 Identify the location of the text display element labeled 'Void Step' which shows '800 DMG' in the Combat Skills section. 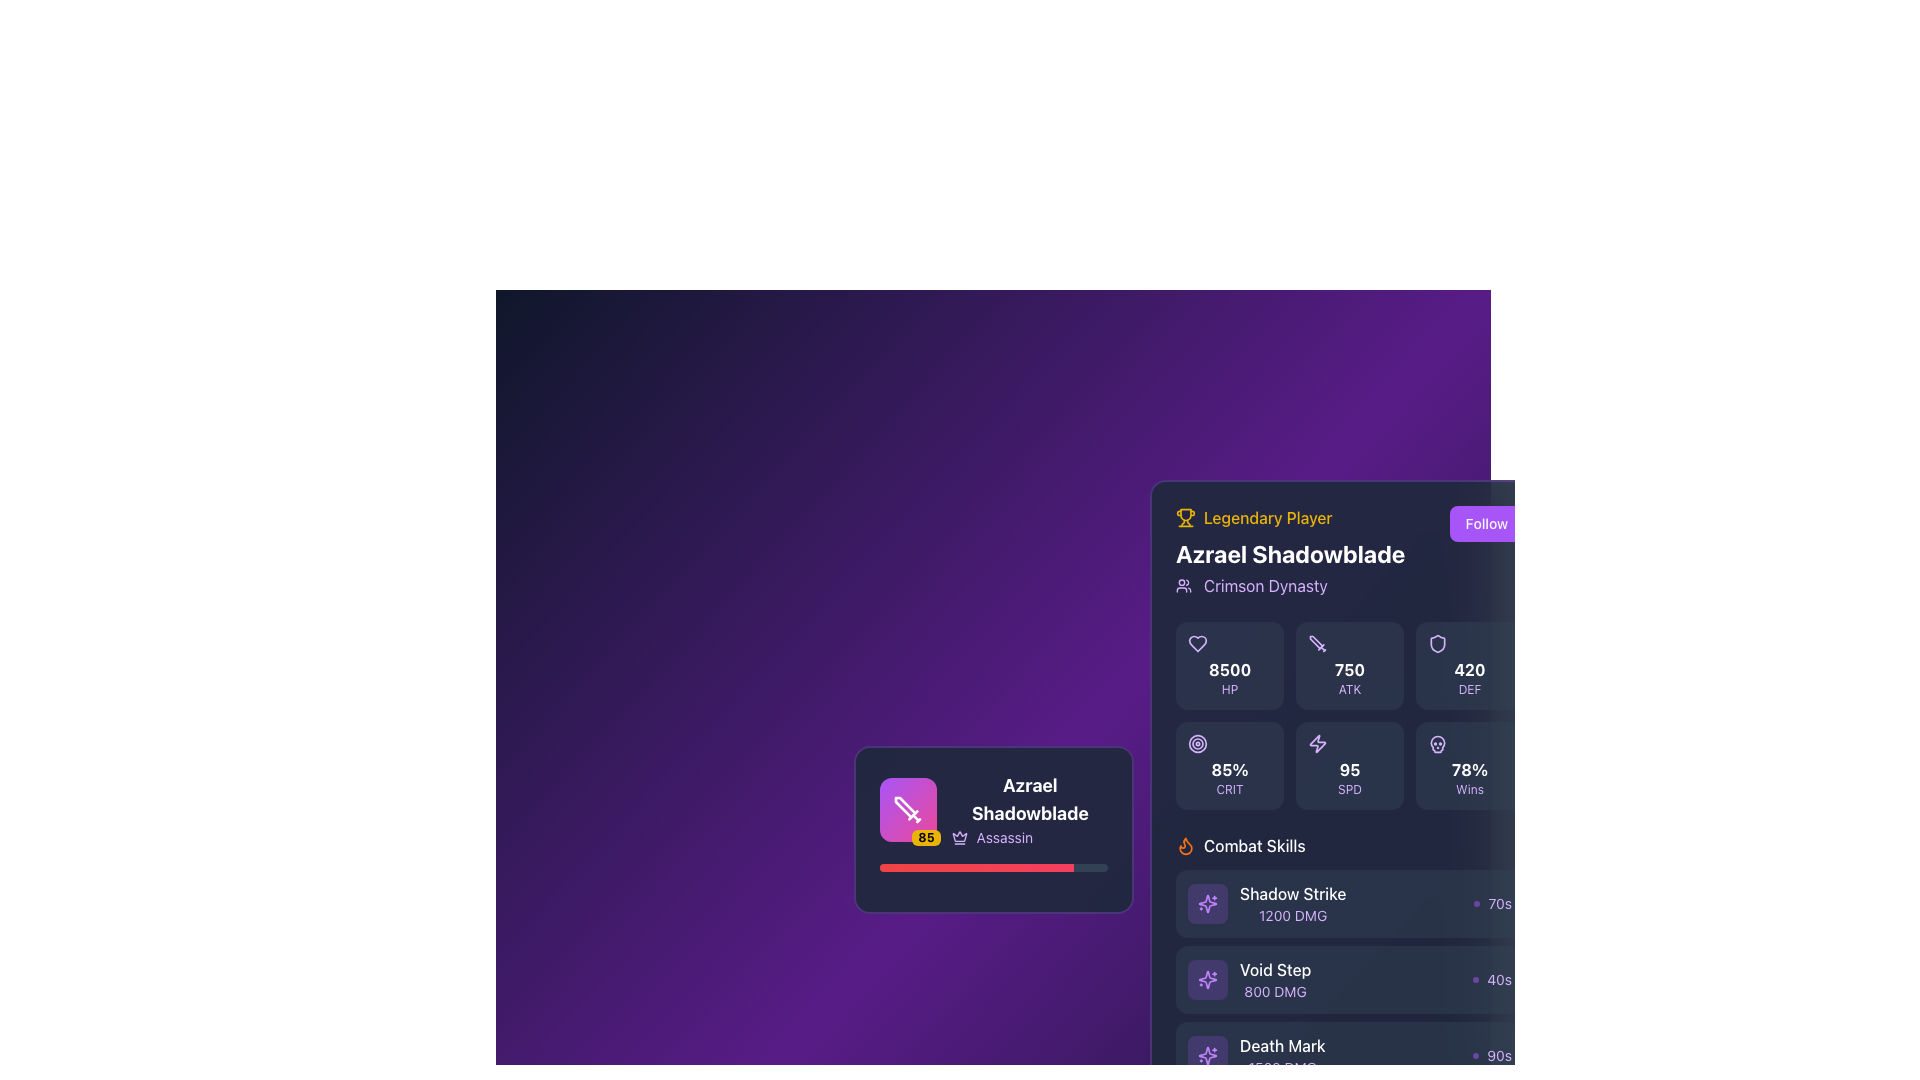
(1274, 978).